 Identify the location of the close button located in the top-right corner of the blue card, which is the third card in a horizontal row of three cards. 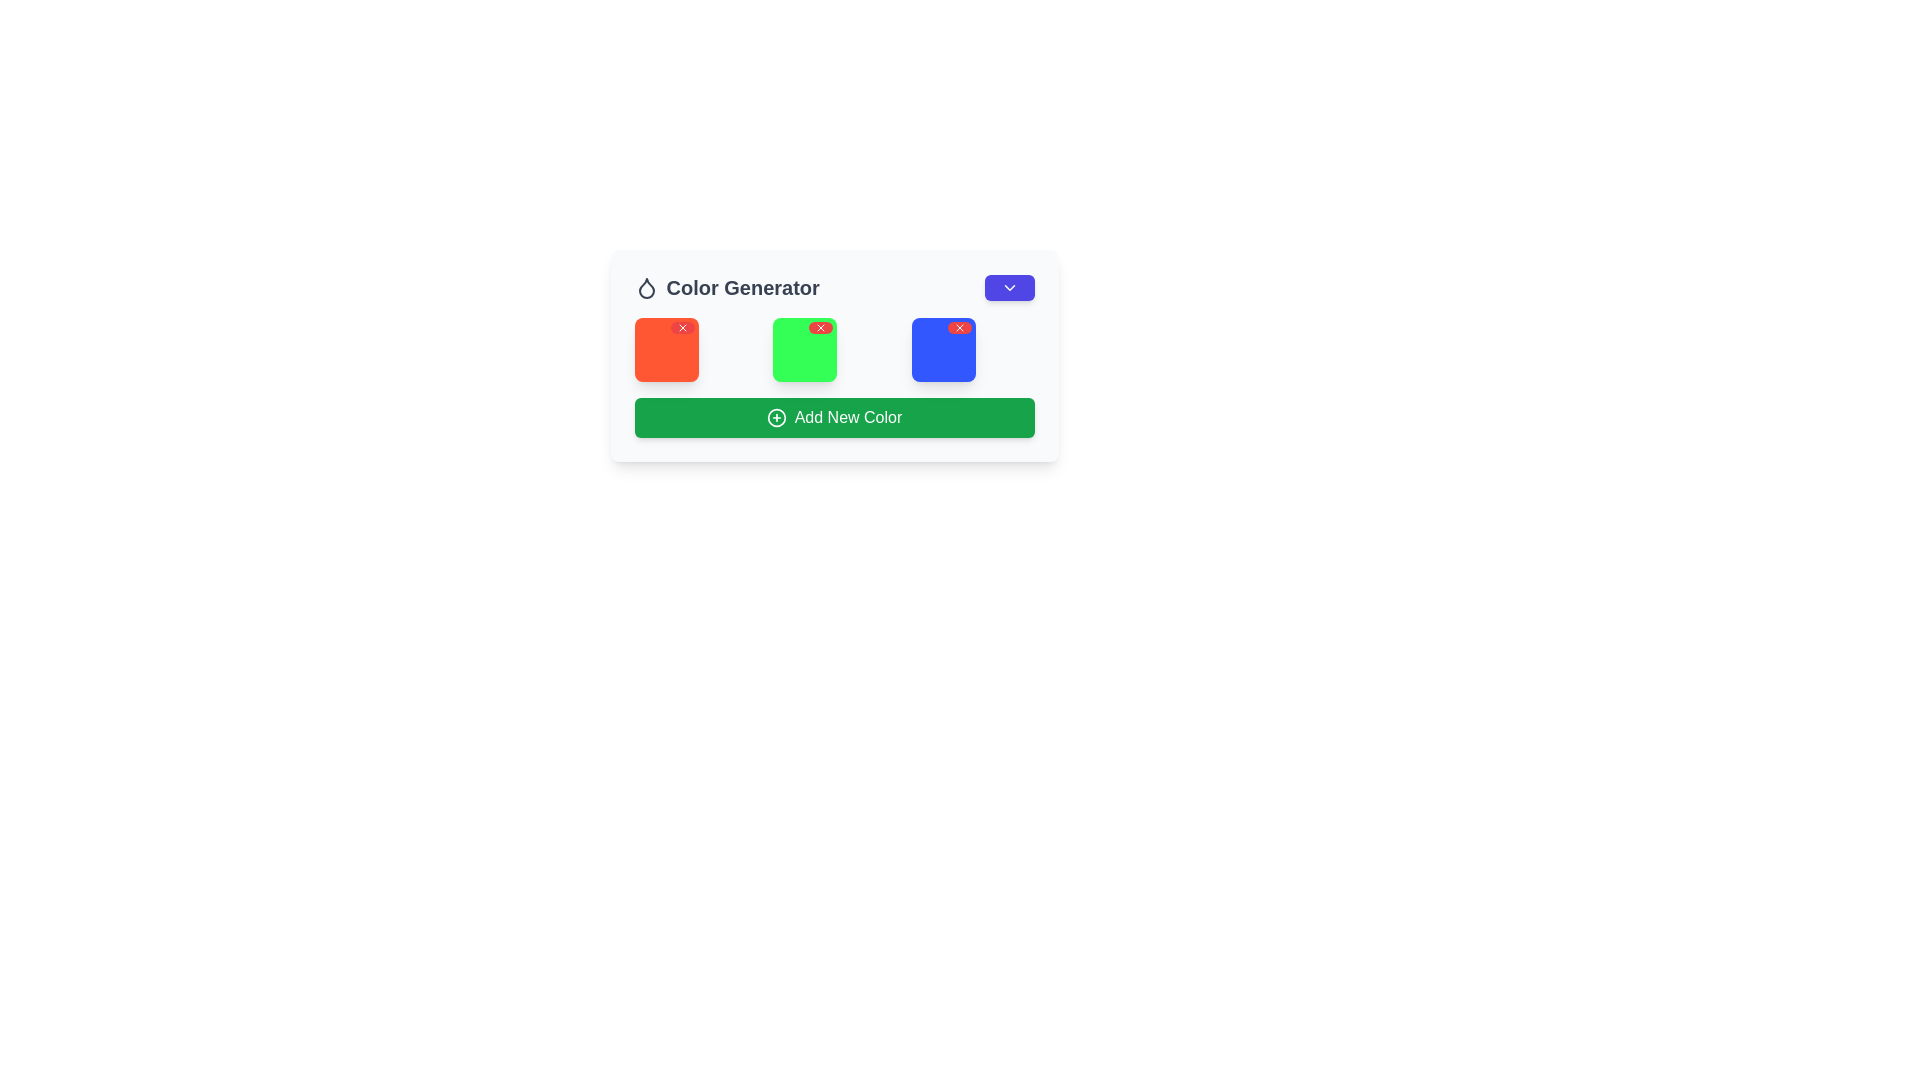
(958, 326).